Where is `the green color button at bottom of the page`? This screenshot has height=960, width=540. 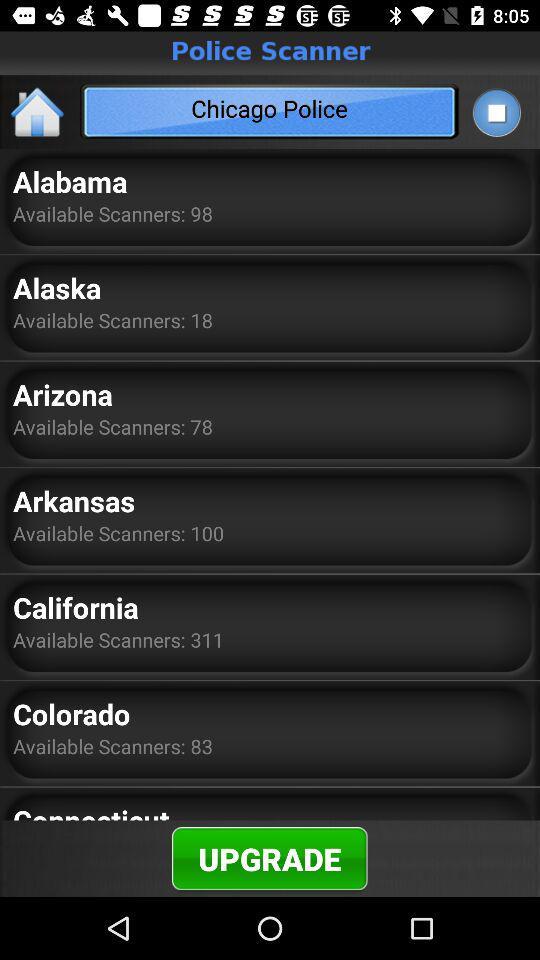
the green color button at bottom of the page is located at coordinates (270, 857).